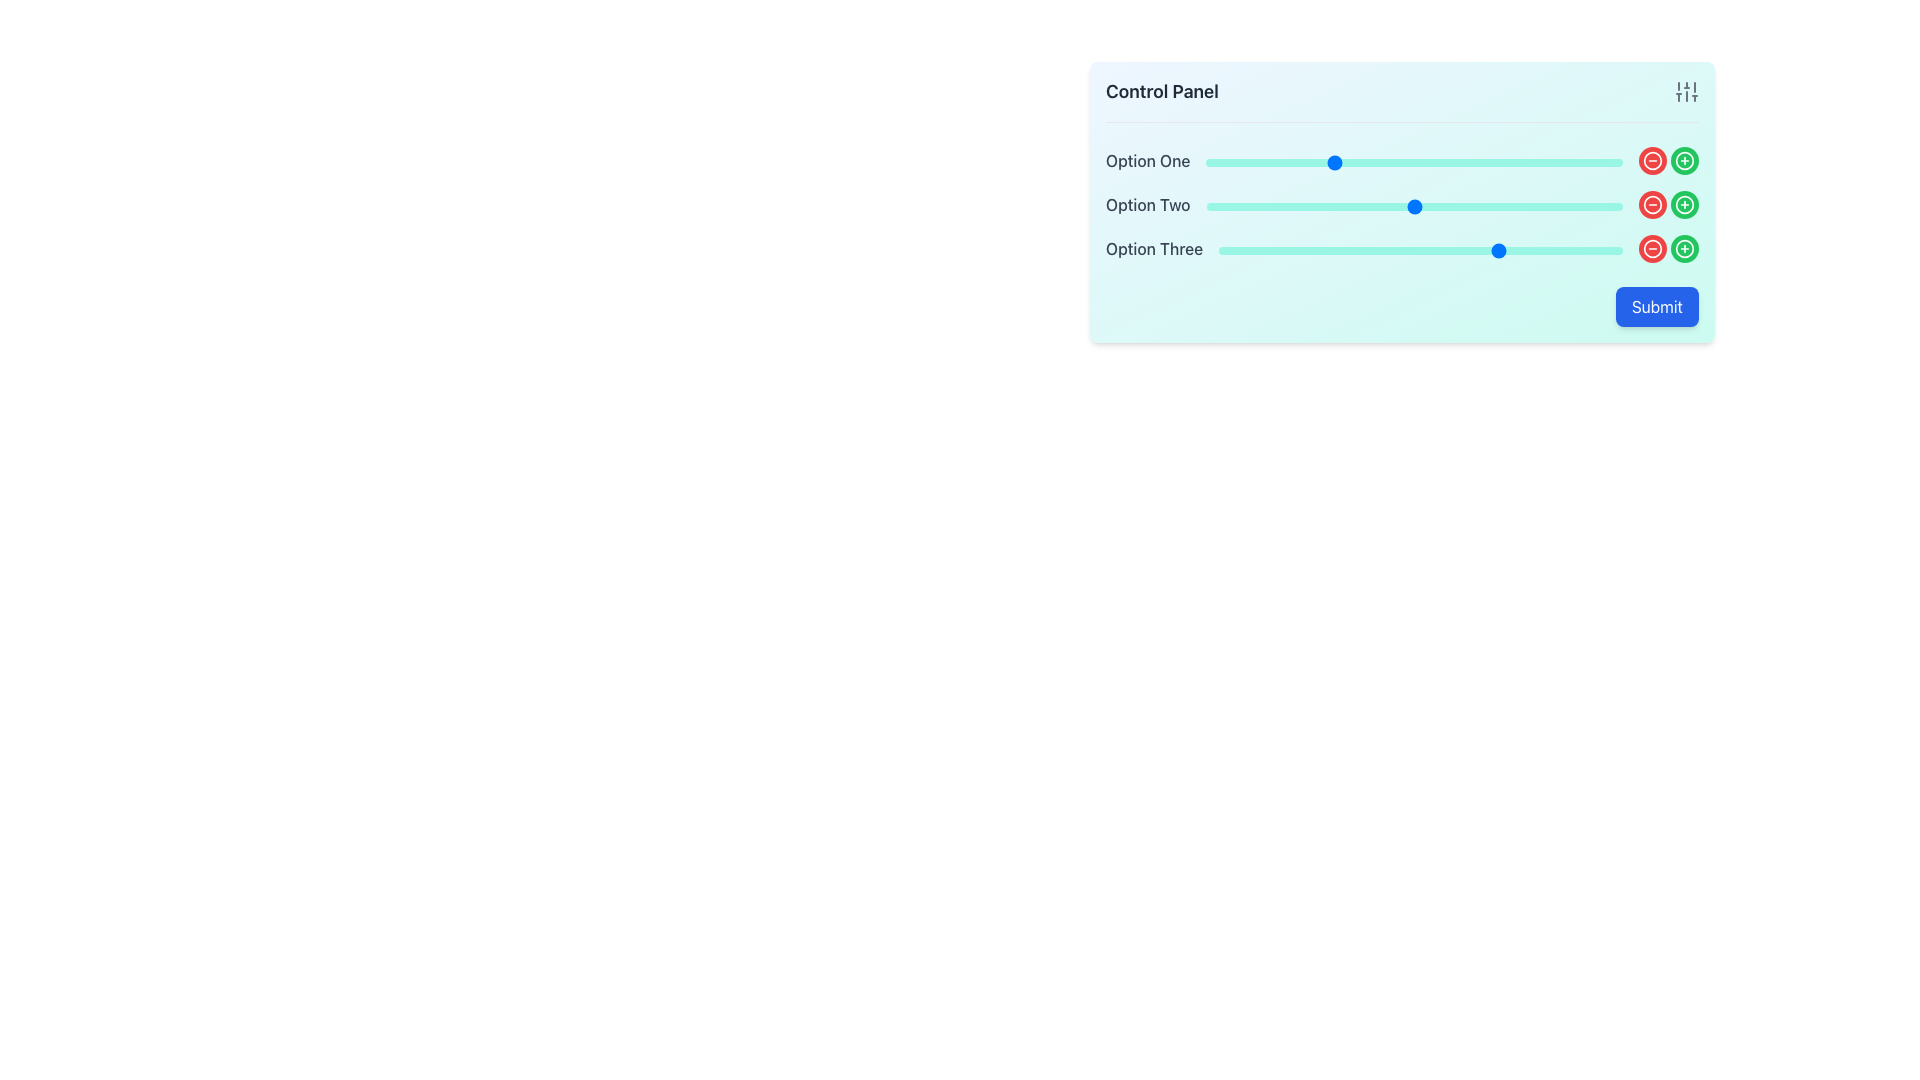 Image resolution: width=1920 pixels, height=1080 pixels. What do you see at coordinates (1331, 161) in the screenshot?
I see `the slider` at bounding box center [1331, 161].